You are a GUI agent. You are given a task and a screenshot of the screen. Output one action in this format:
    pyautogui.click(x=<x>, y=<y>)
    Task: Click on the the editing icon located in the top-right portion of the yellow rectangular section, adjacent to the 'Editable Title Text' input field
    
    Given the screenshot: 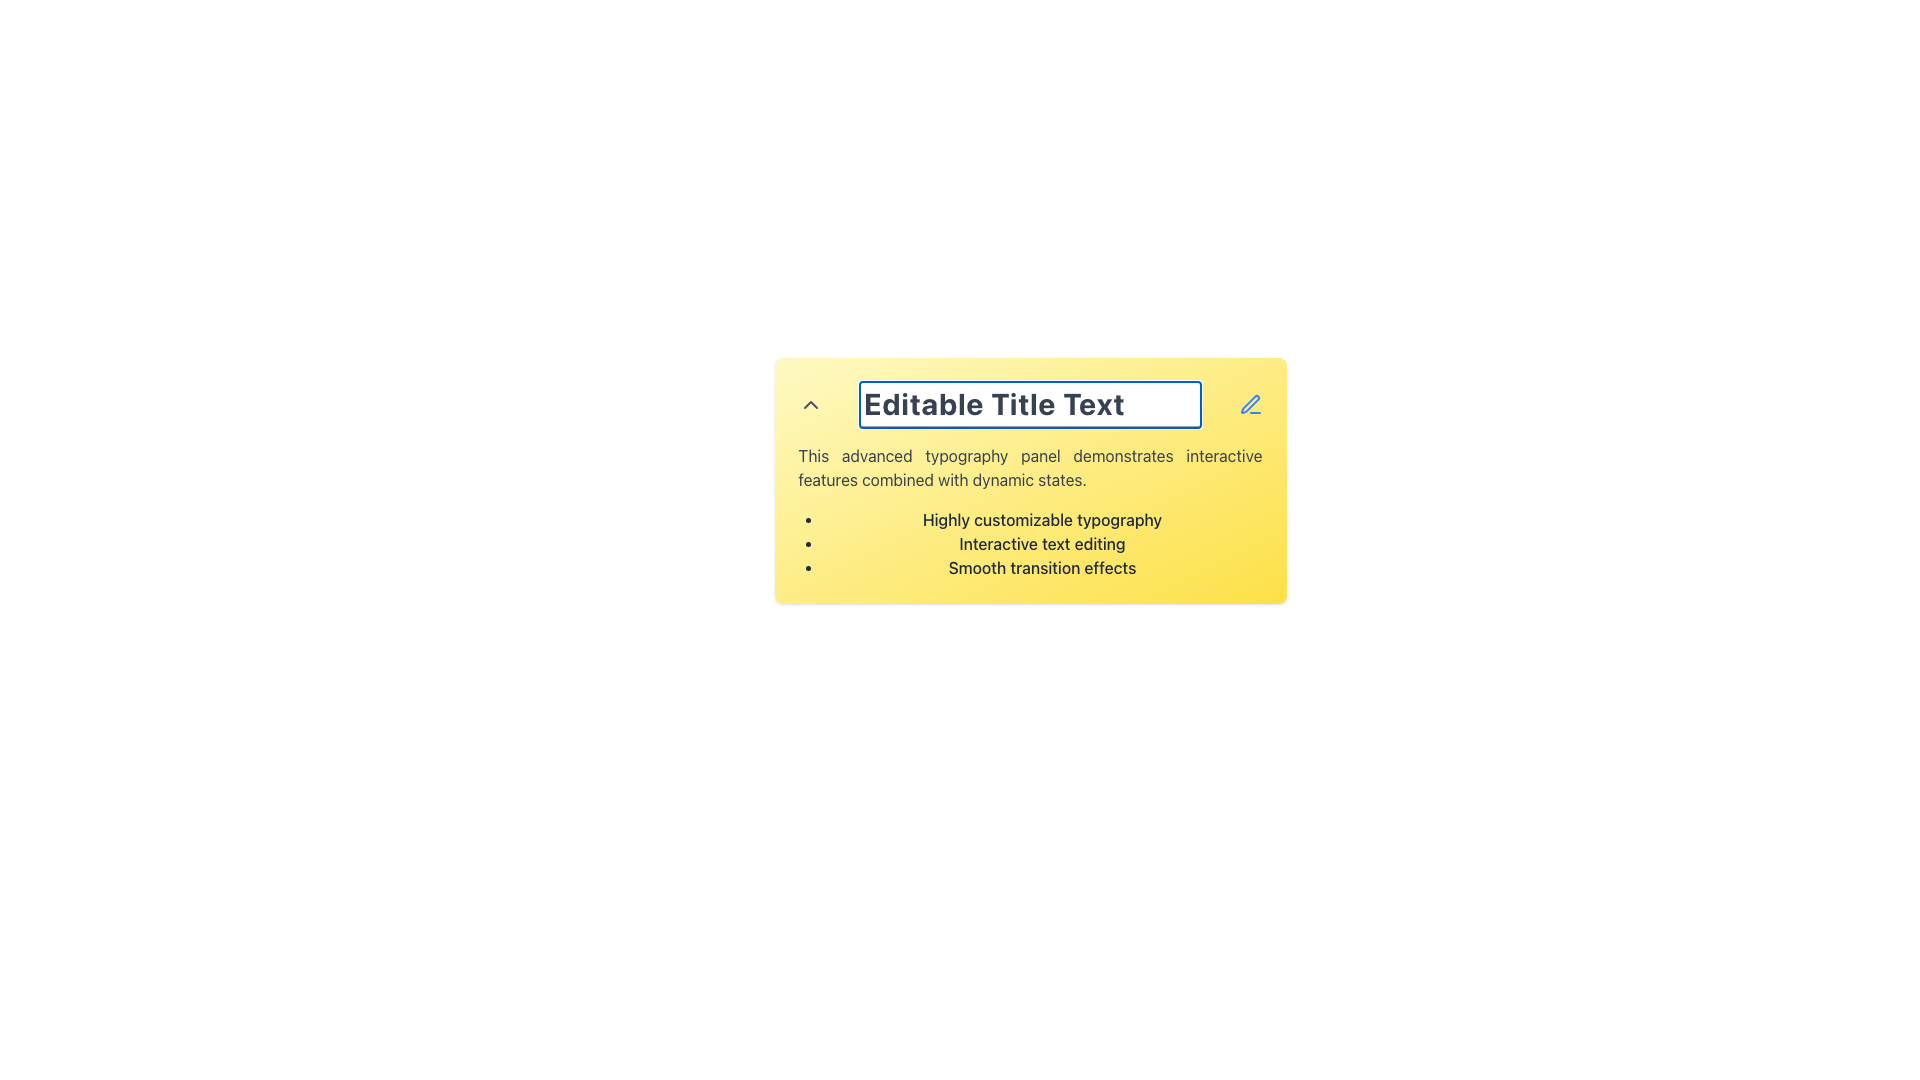 What is the action you would take?
    pyautogui.click(x=1248, y=404)
    